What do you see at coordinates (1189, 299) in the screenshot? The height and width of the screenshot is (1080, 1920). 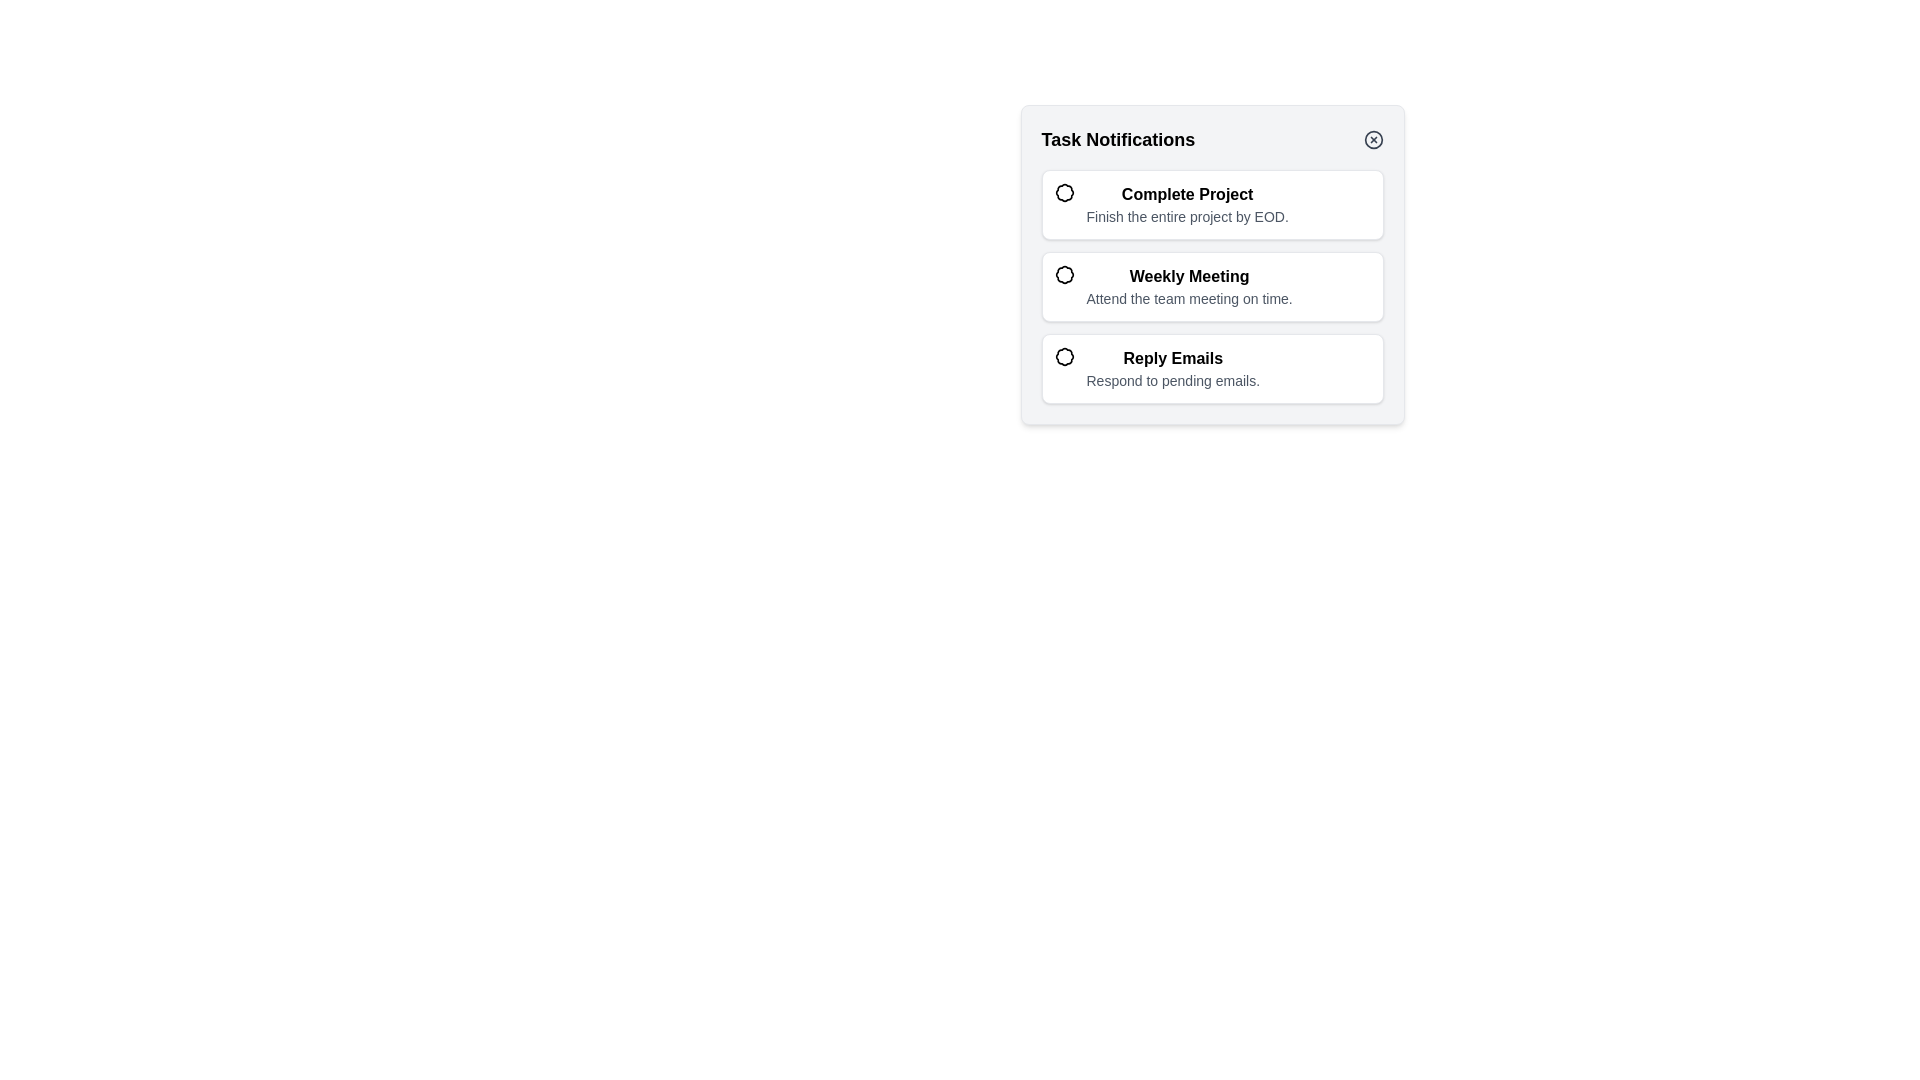 I see `the text label displaying 'Attend the team meeting on time.', which is a secondary text component located below the 'Weekly Meeting' heading` at bounding box center [1189, 299].